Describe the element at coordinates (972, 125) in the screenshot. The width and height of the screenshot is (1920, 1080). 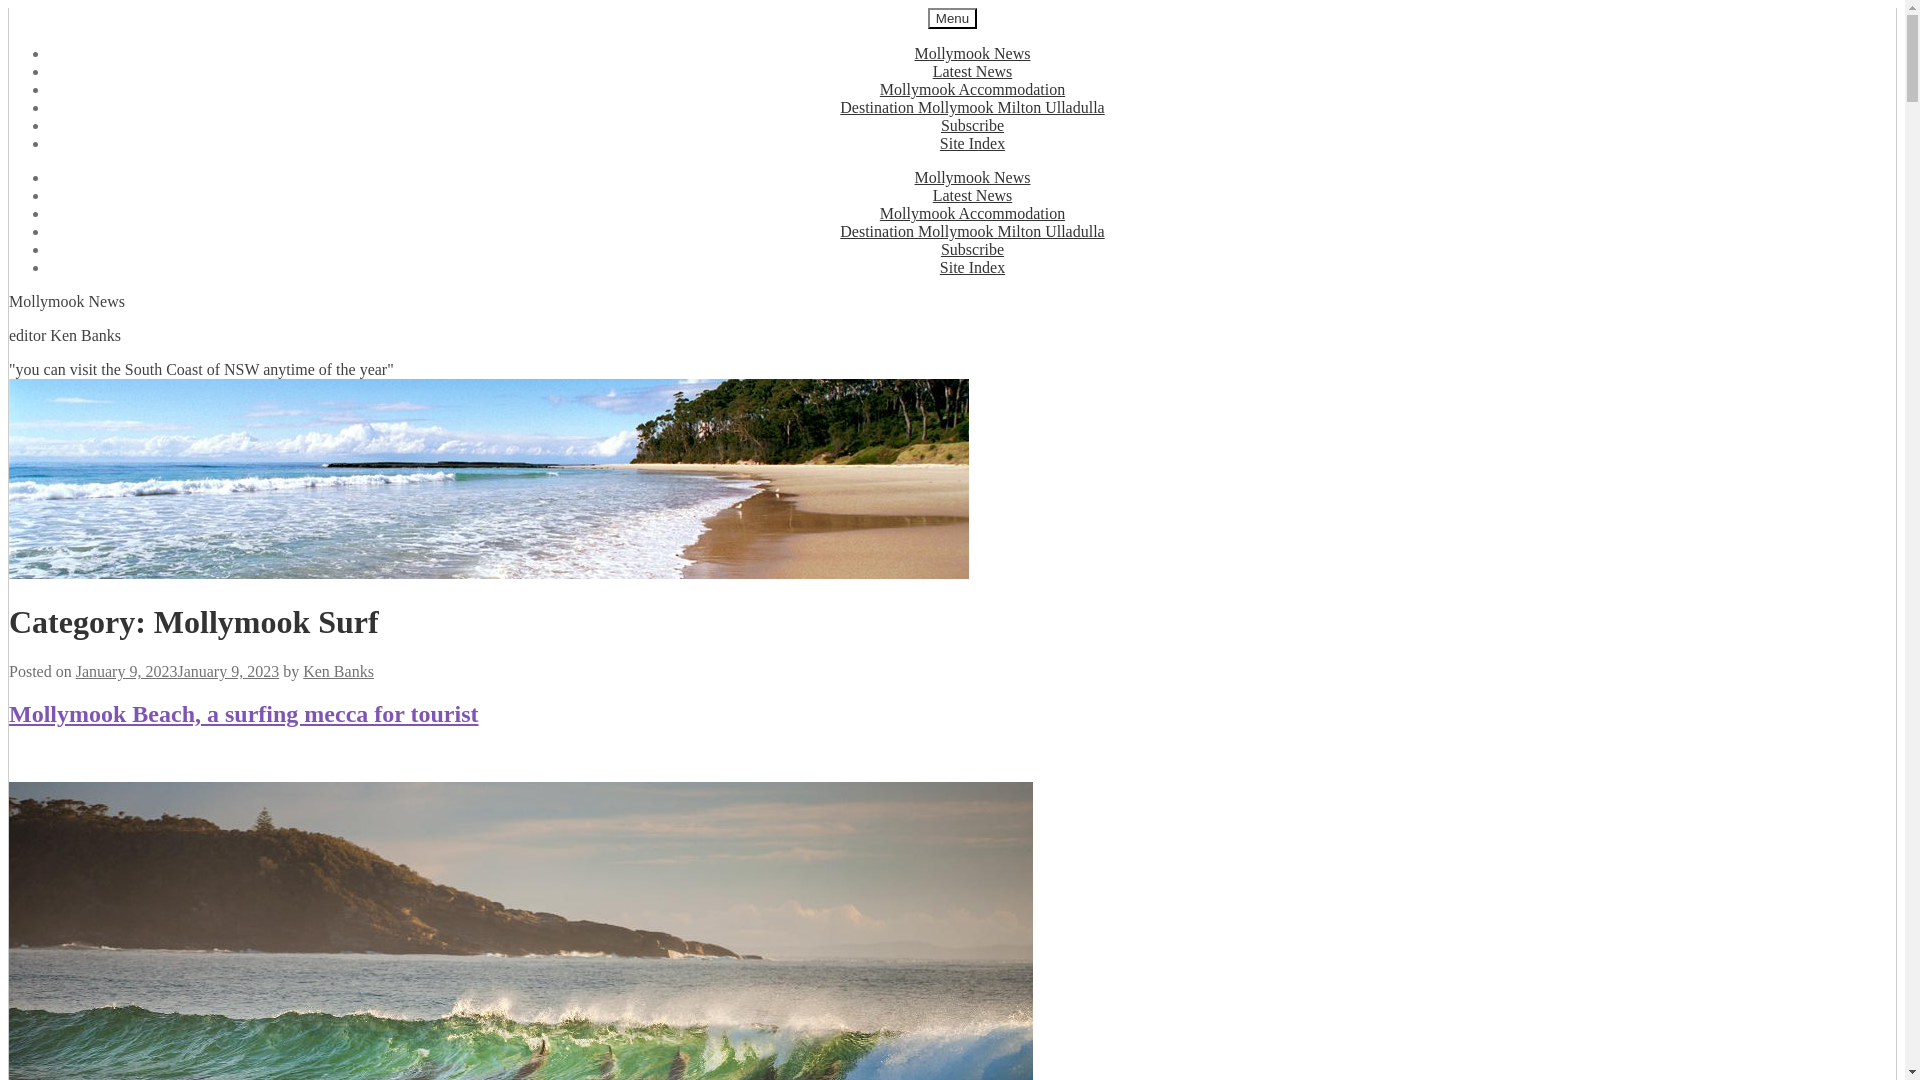
I see `'Subscribe'` at that location.